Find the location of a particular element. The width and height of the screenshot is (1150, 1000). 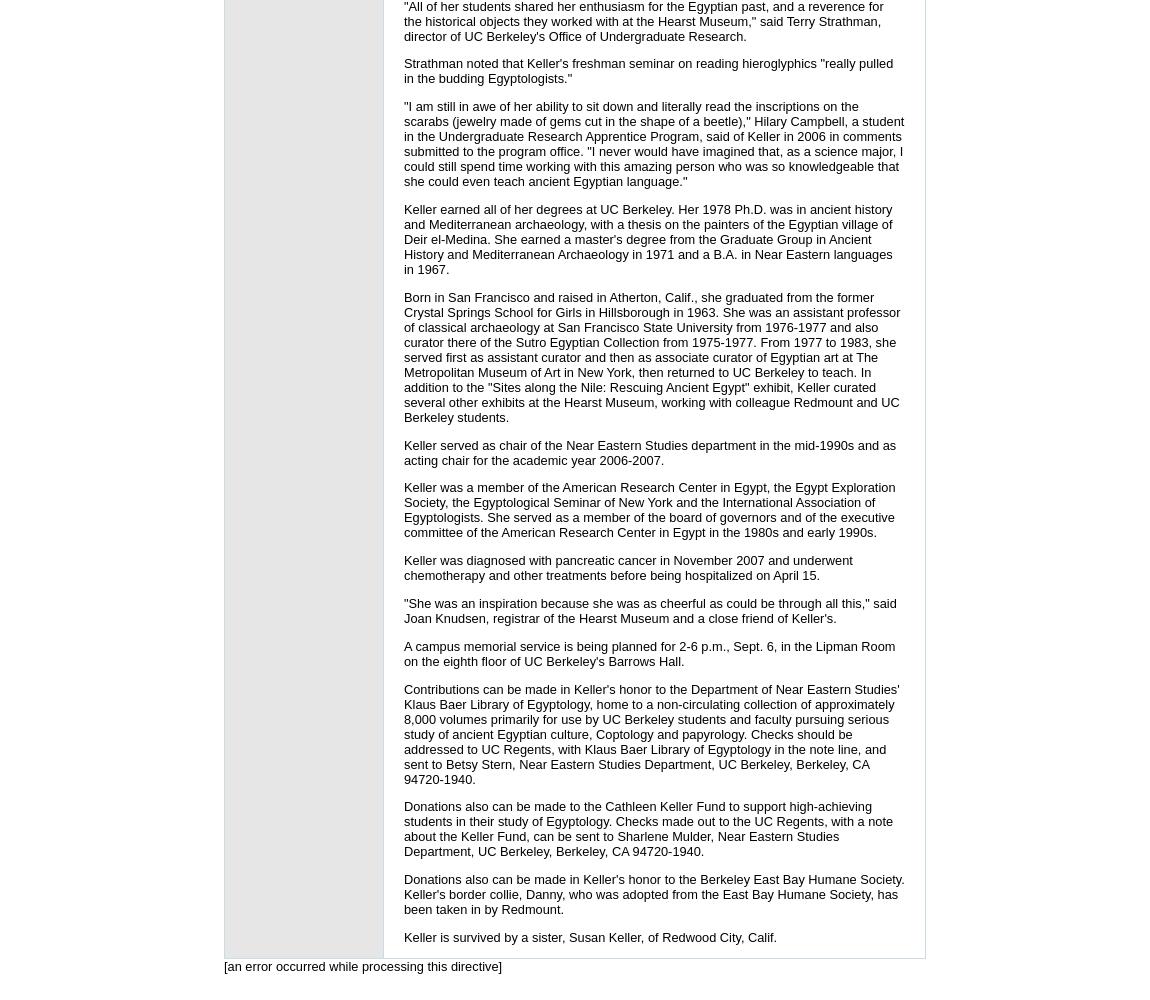

'Keller was a member of the American Research Center in Egypt, the Egypt Exploration Society, the Egyptological Seminar of New York and the International Association of Egyptologists. She served as a member of the board of governors and of the executive committee of the American Research Center in Egypt in the 1980s and early 1990s.' is located at coordinates (648, 510).